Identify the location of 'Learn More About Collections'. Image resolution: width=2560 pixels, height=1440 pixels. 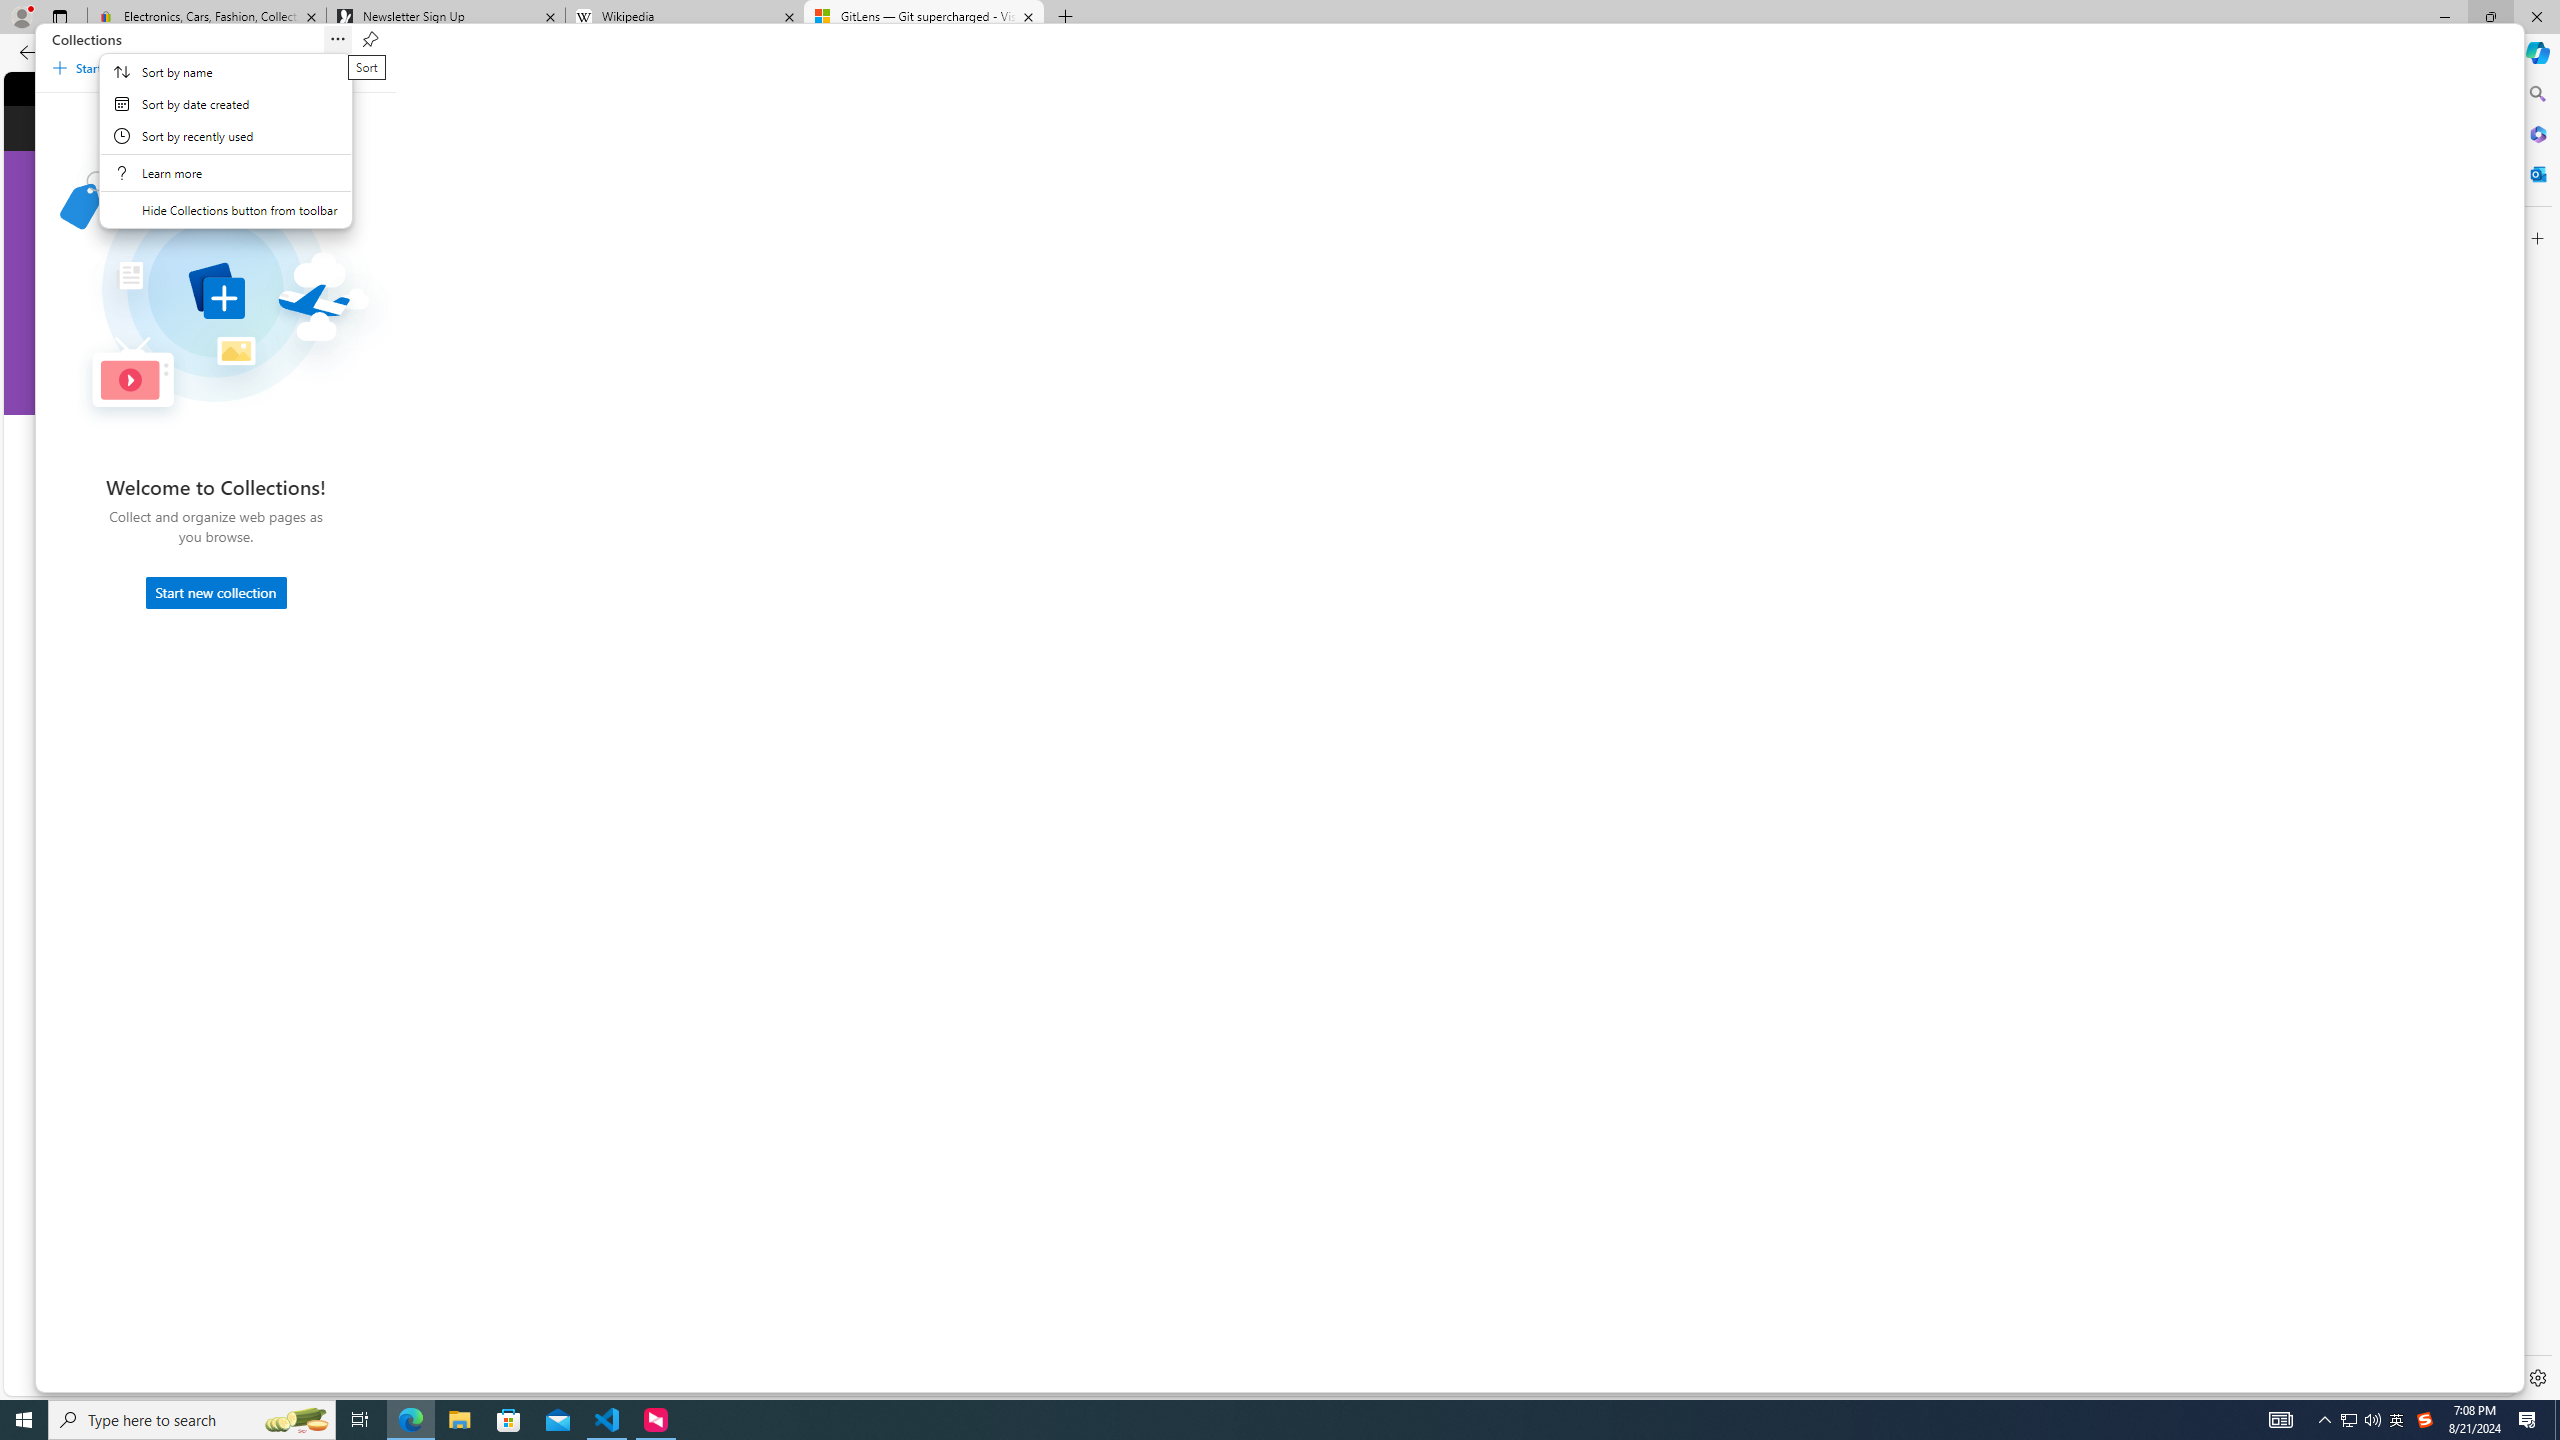
(225, 172).